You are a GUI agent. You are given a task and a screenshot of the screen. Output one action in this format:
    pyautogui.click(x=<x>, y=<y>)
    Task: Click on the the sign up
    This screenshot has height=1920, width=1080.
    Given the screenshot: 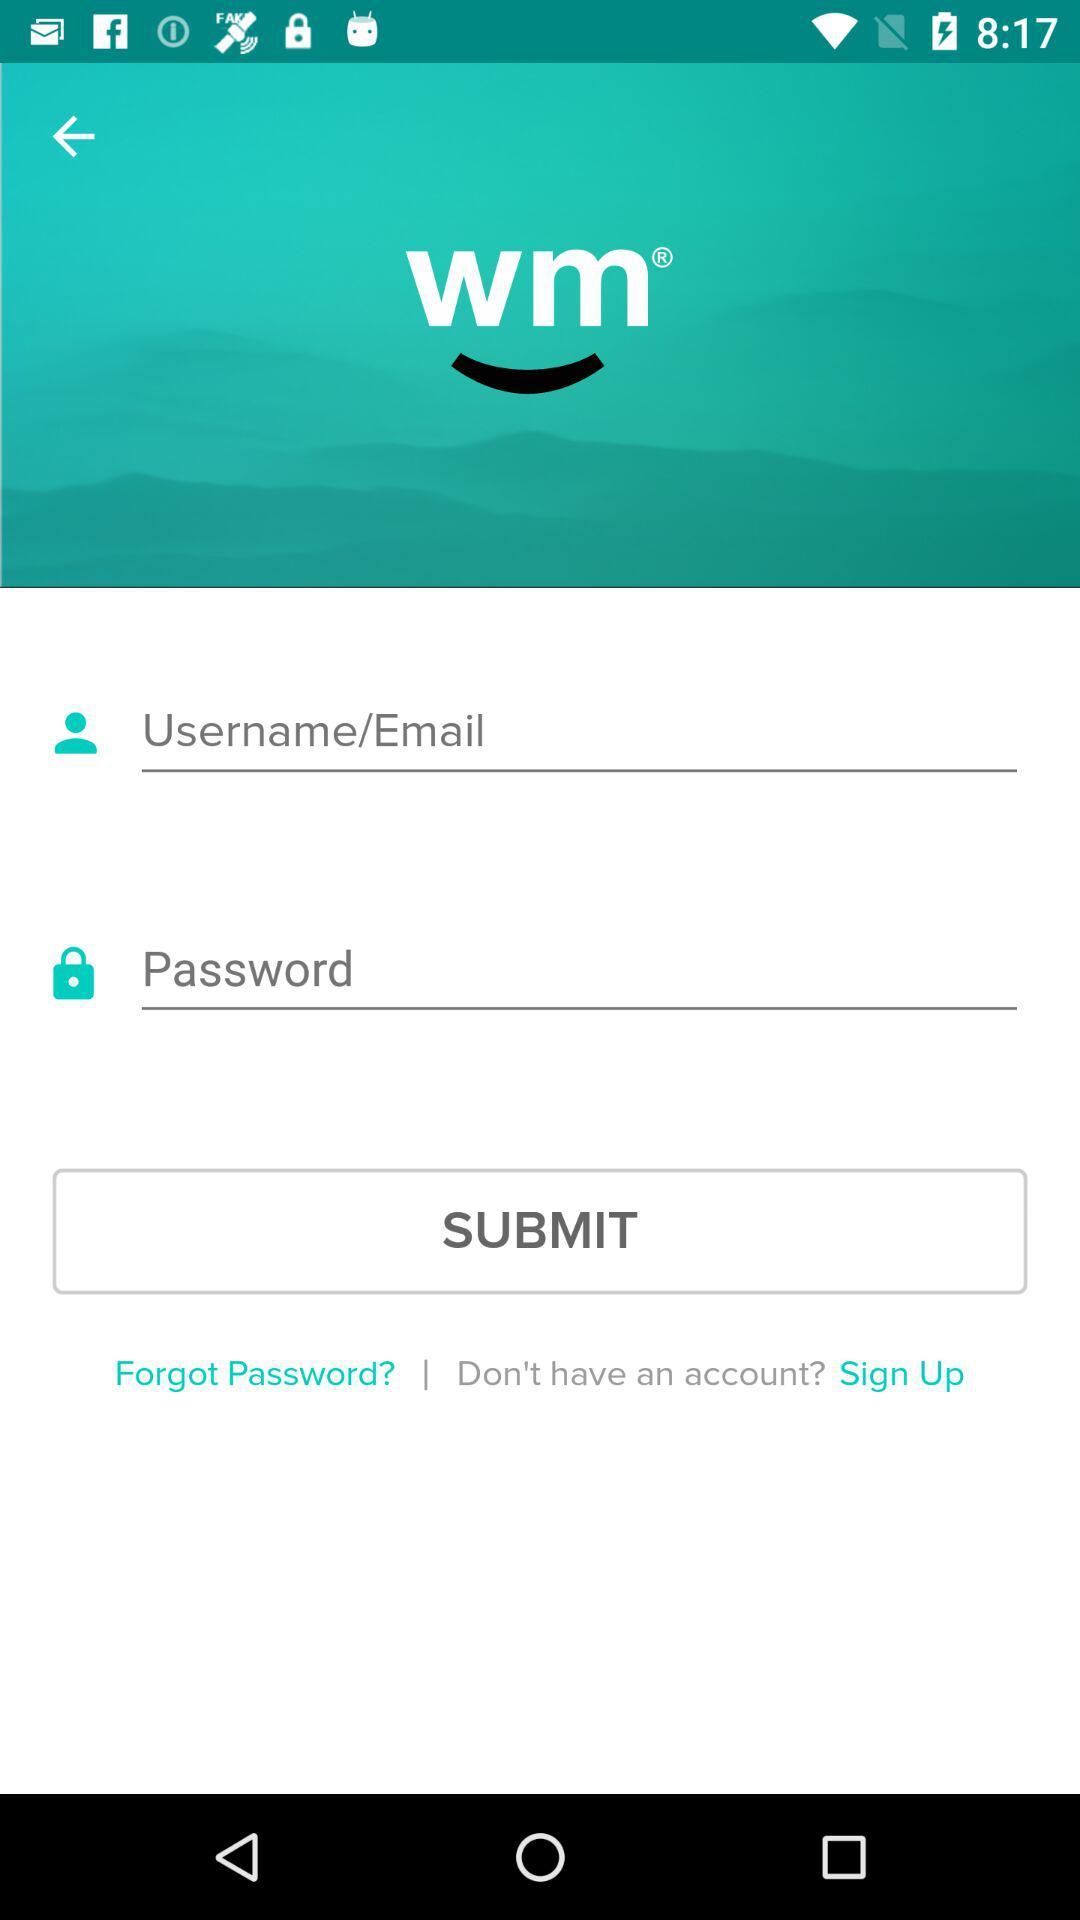 What is the action you would take?
    pyautogui.click(x=901, y=1373)
    